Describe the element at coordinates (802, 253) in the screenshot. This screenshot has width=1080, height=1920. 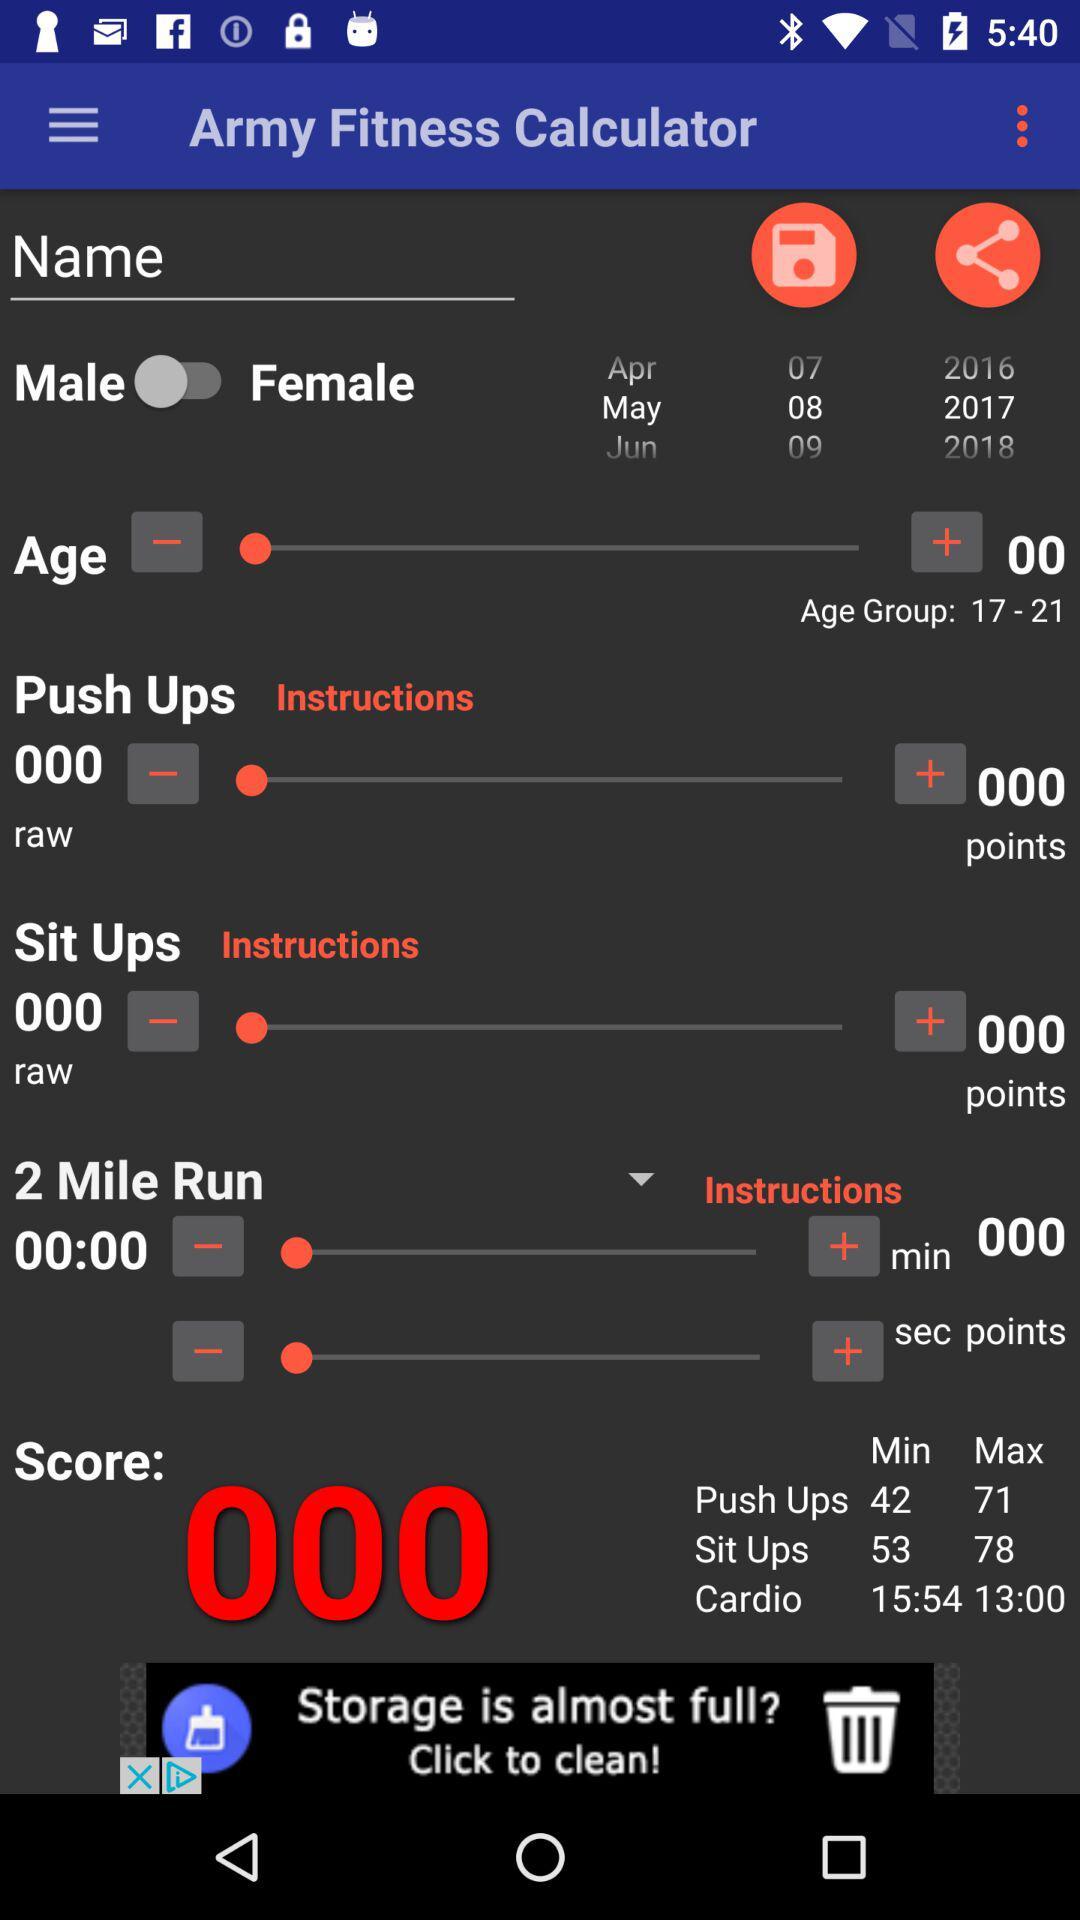
I see `backup data` at that location.